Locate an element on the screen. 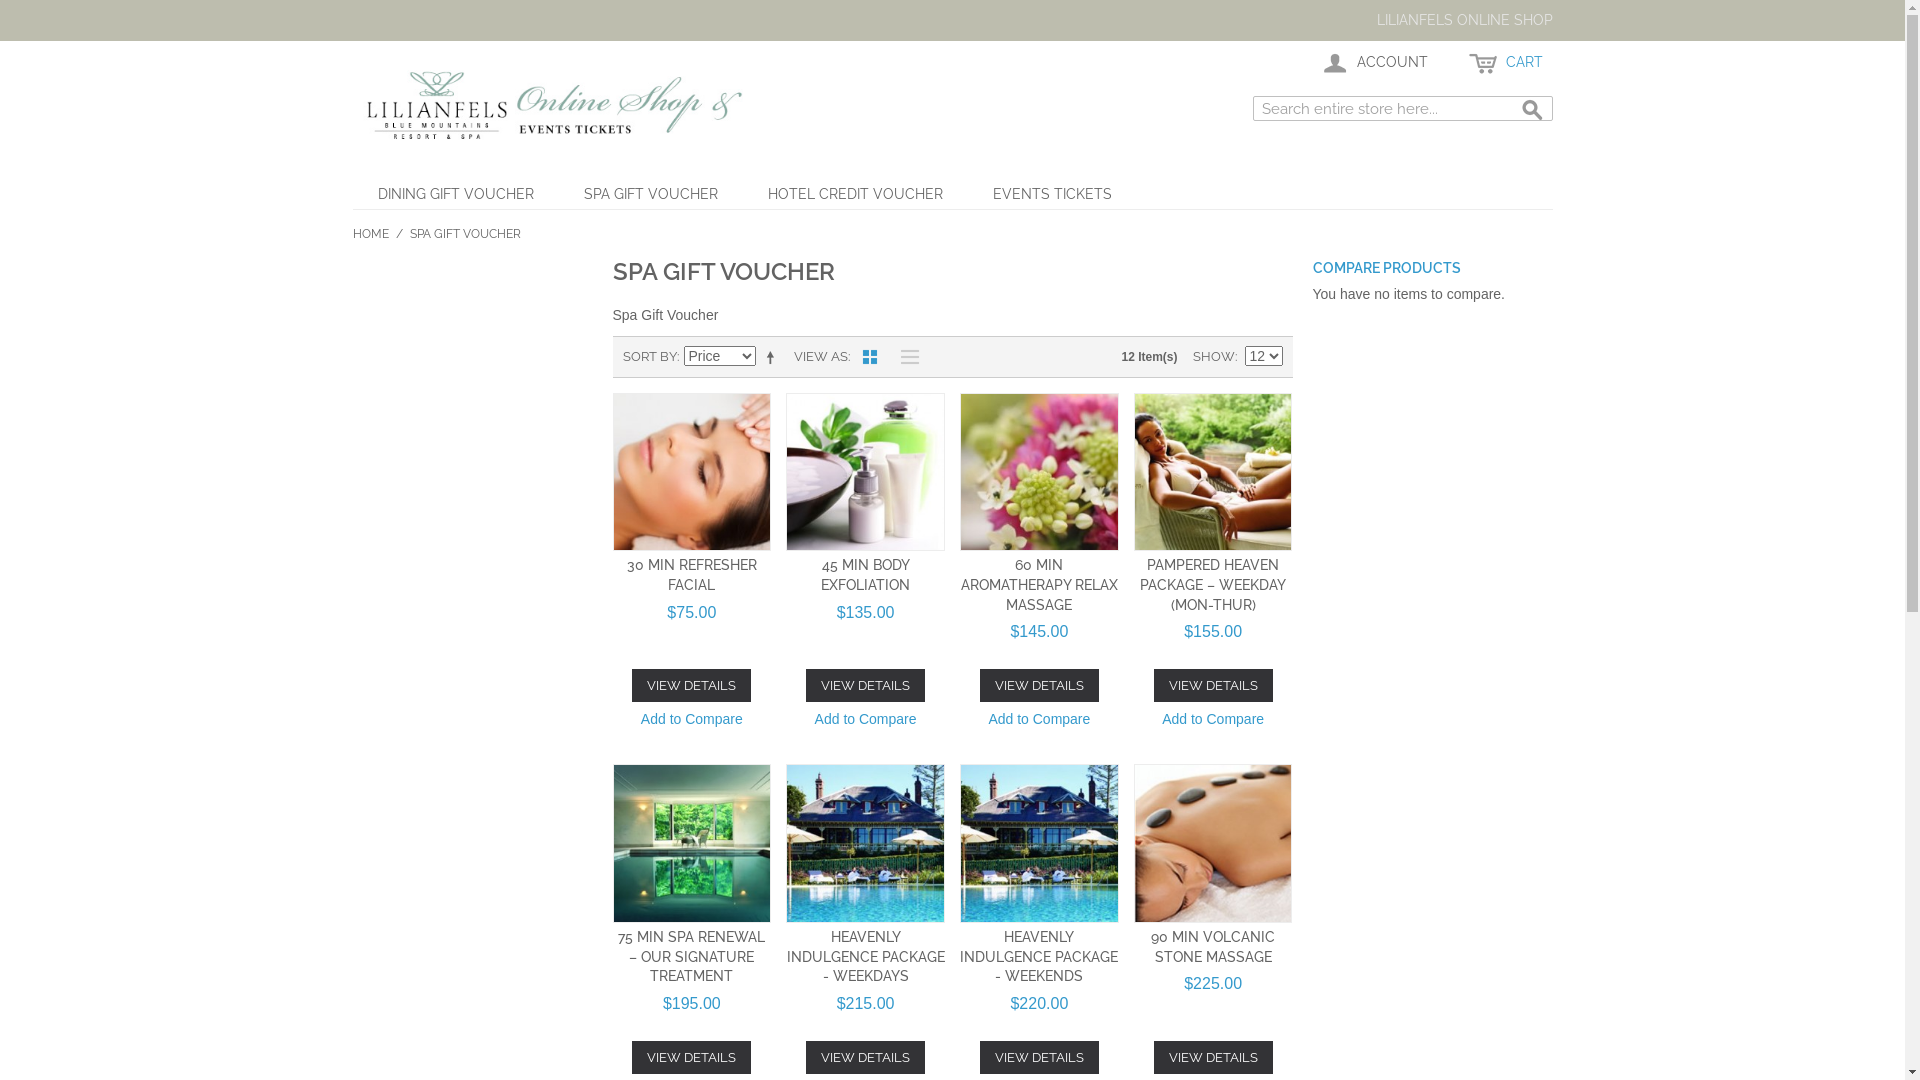 This screenshot has width=1920, height=1080. 'ACCOUNT' is located at coordinates (1310, 61).